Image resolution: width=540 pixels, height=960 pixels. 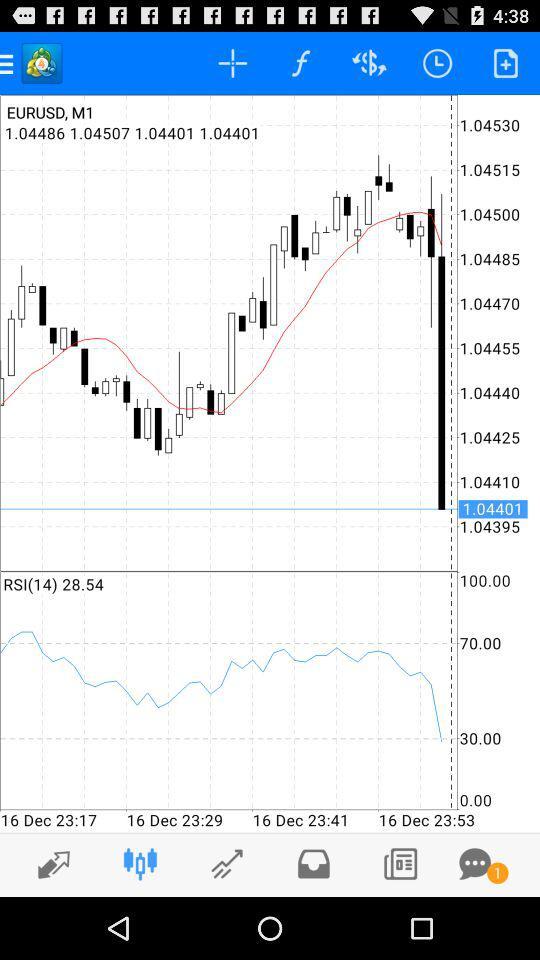 I want to click on messages, so click(x=474, y=863).